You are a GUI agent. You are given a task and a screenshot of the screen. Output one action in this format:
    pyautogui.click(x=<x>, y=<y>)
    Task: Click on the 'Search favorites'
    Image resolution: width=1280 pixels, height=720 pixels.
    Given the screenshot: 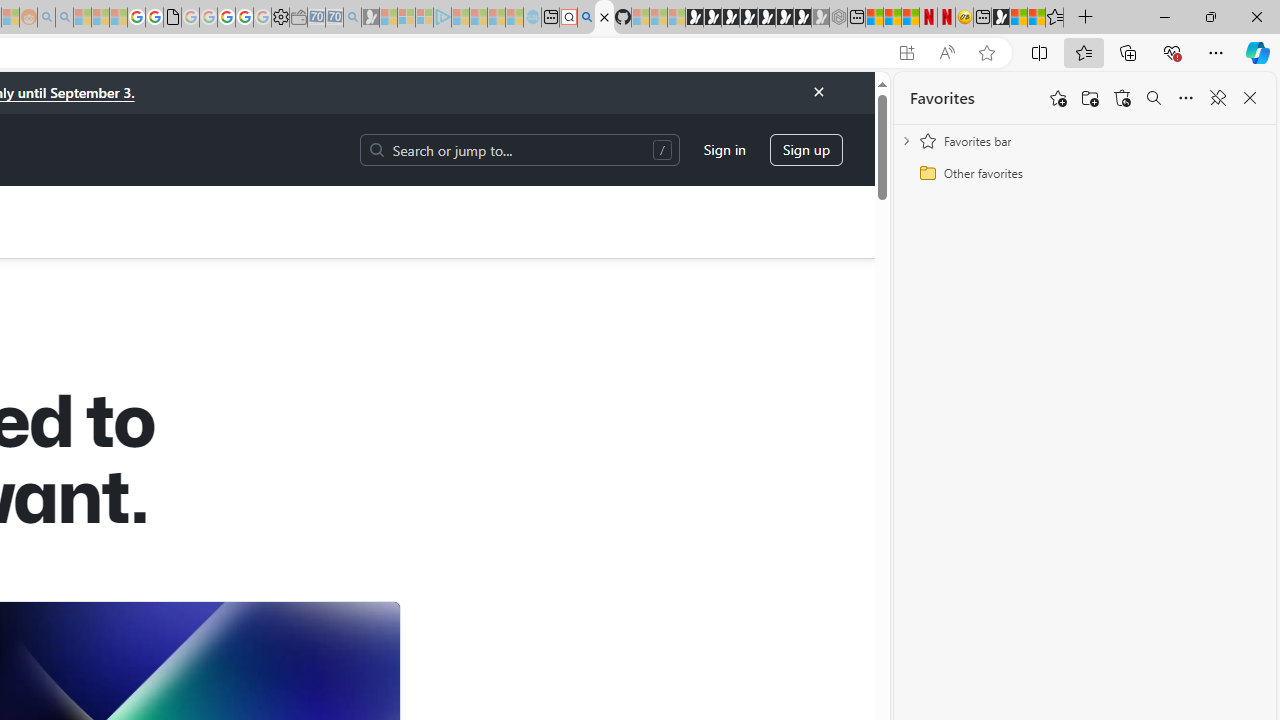 What is the action you would take?
    pyautogui.click(x=1153, y=98)
    